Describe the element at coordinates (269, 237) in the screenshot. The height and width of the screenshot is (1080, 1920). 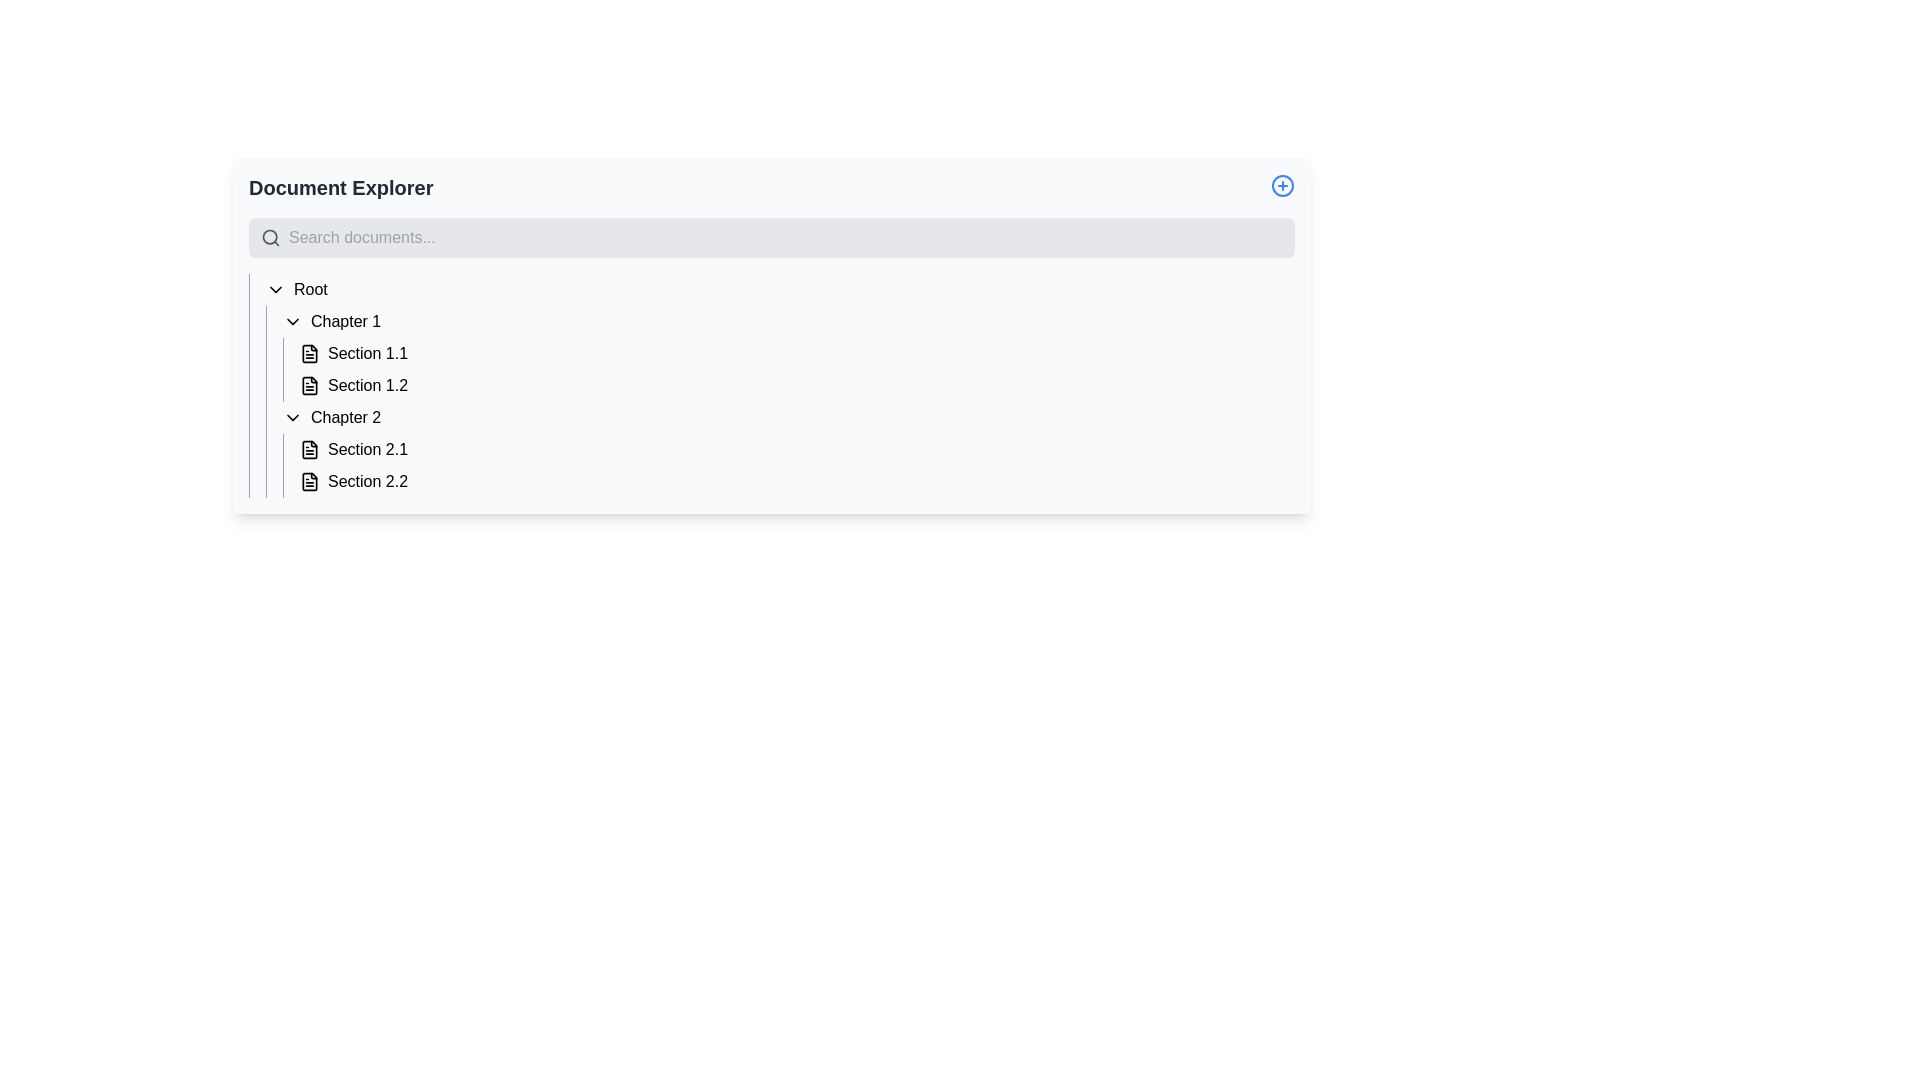
I see `the search icon located to the left of the input field in the search bar component at the top of the document explorer` at that location.